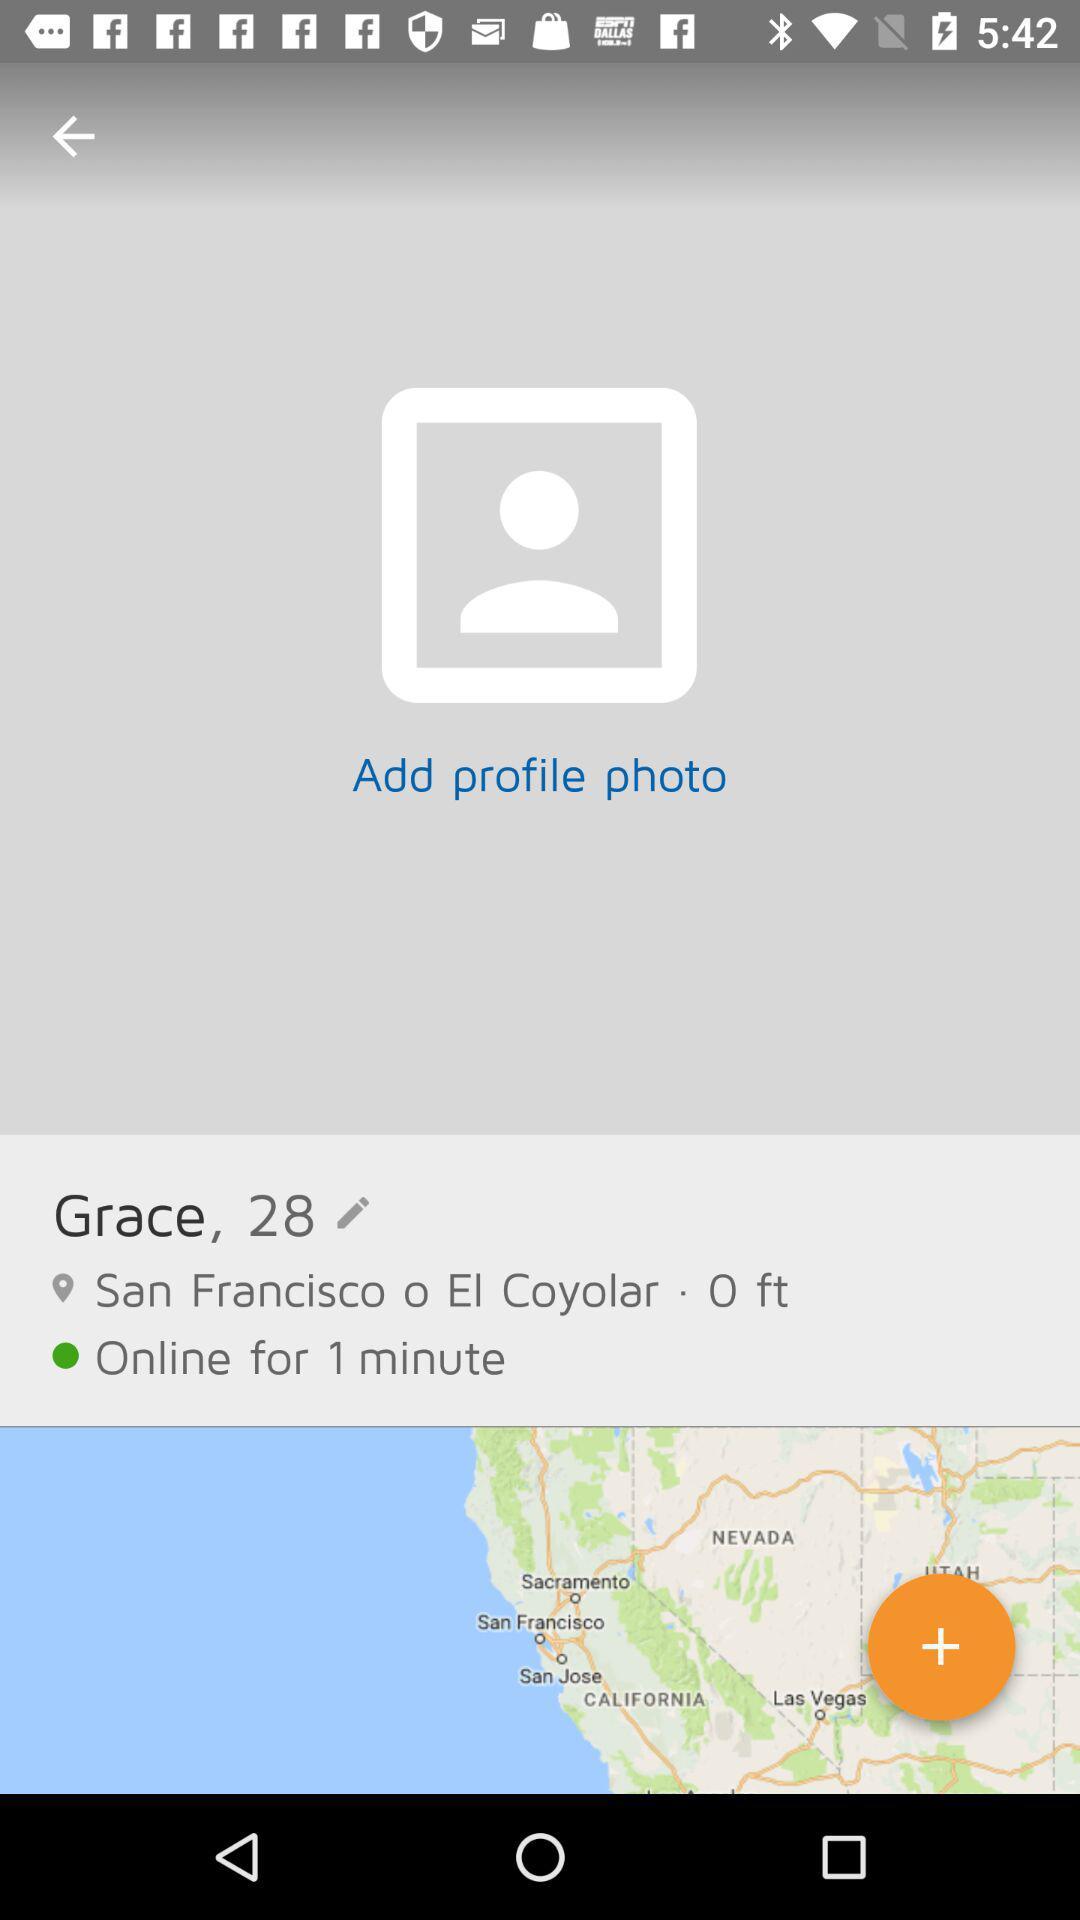 The image size is (1080, 1920). Describe the element at coordinates (129, 1212) in the screenshot. I see `the icon next to the , 28 item` at that location.